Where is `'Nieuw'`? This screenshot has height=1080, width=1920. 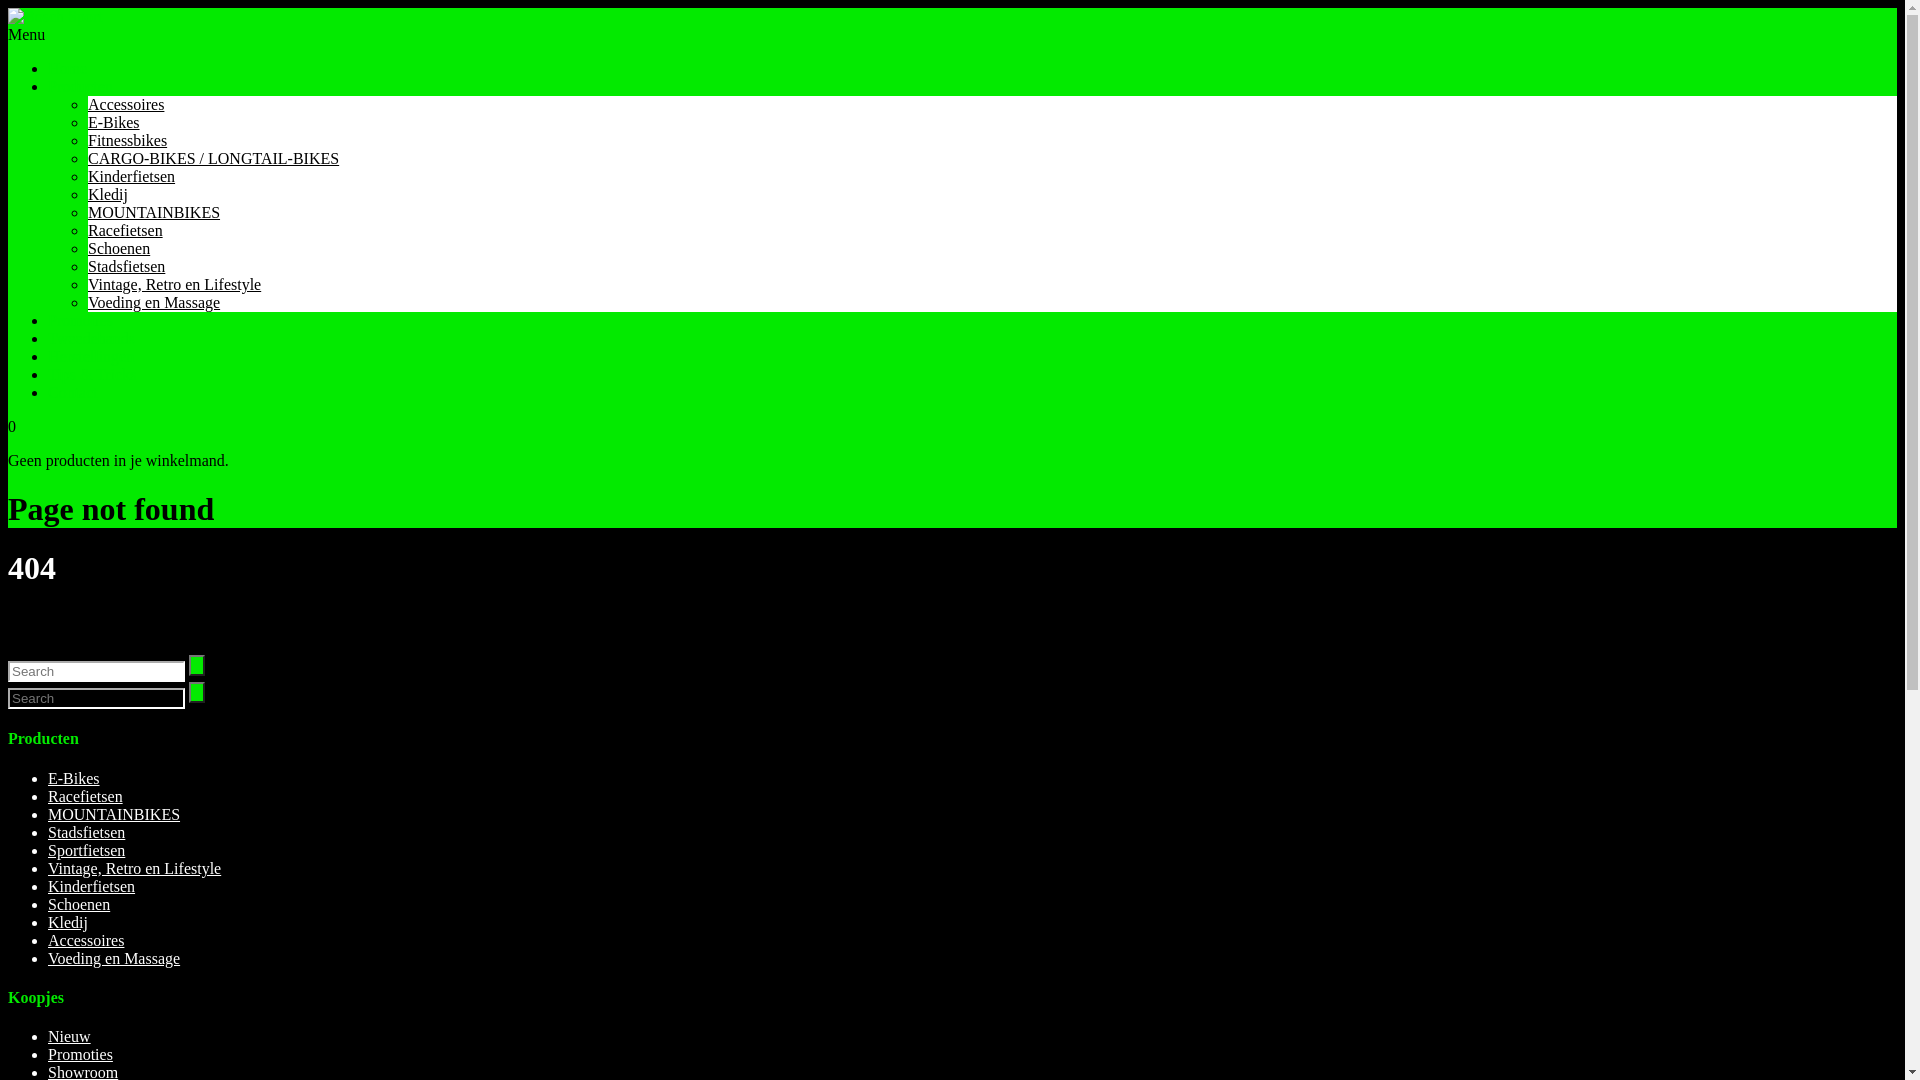
'Nieuw' is located at coordinates (69, 1035).